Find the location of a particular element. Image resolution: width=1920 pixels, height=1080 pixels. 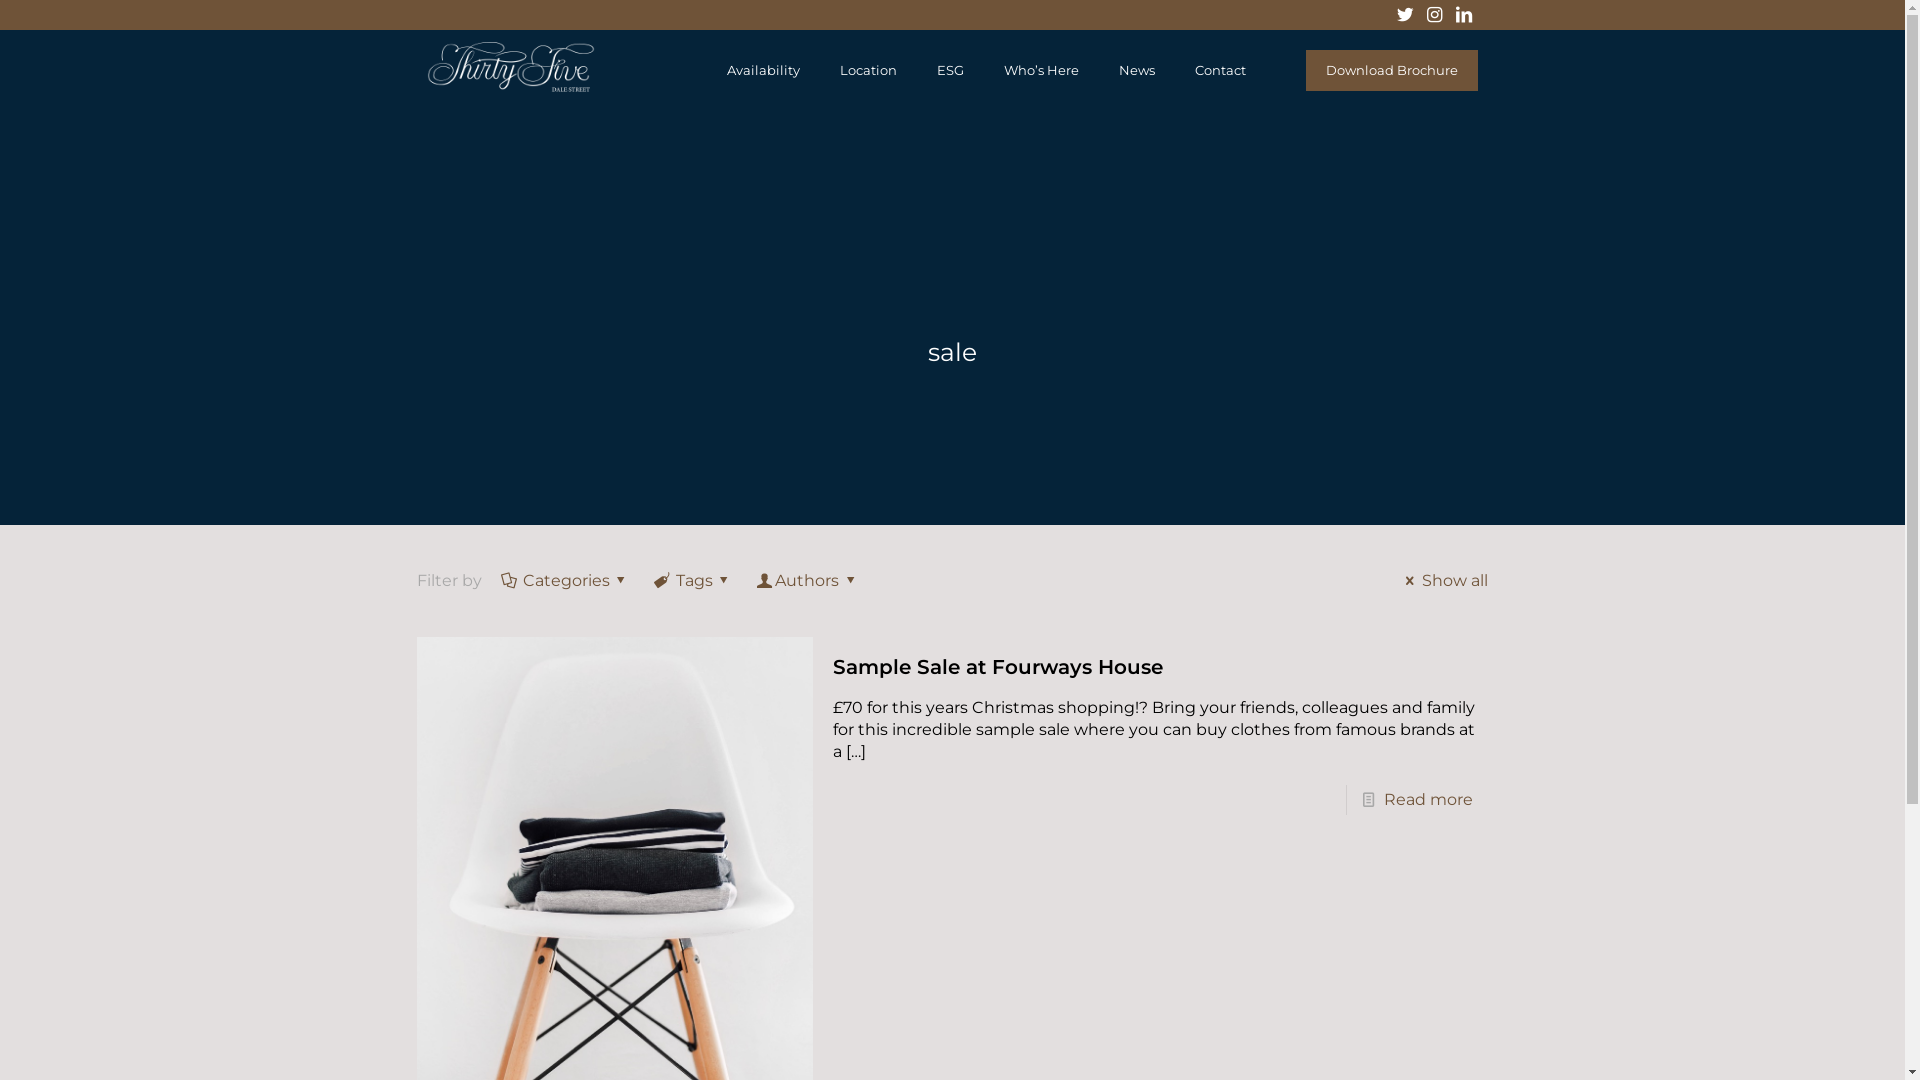

'Show all' is located at coordinates (1443, 580).